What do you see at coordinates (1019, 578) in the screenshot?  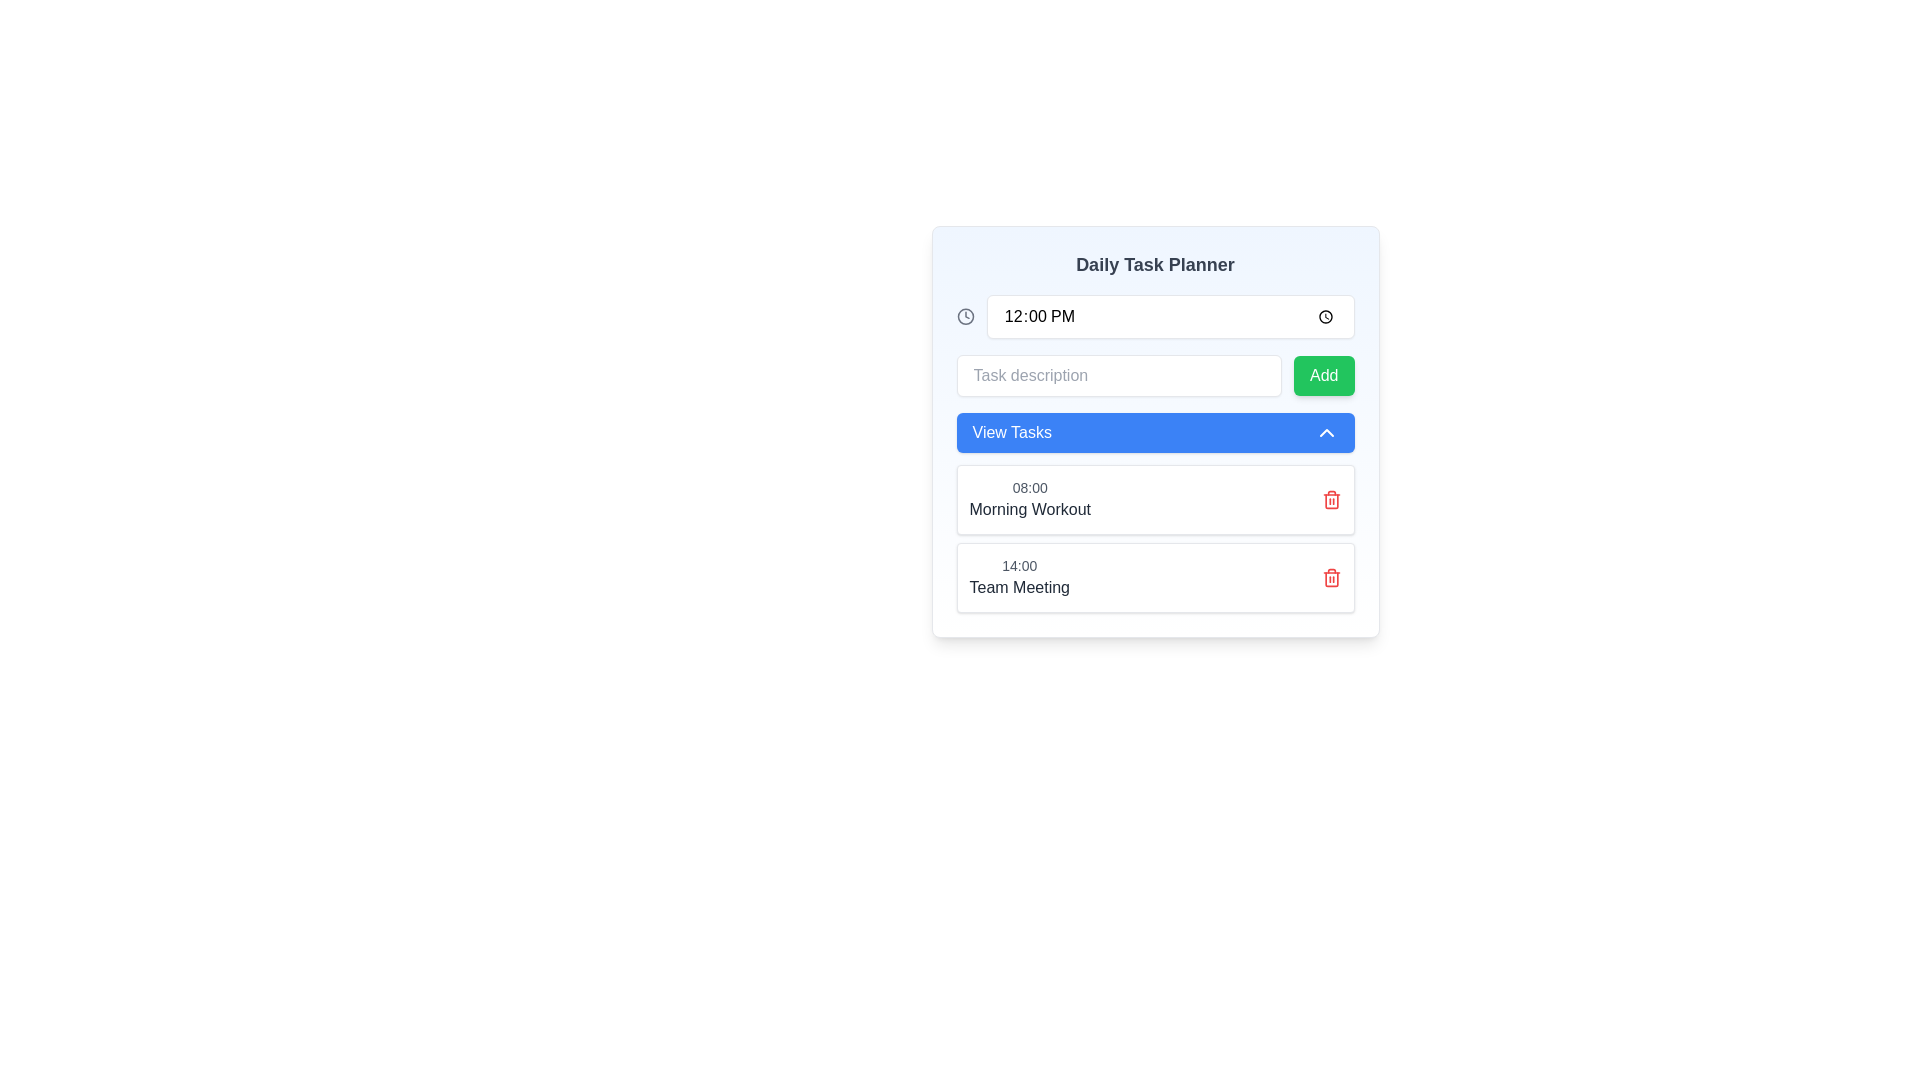 I see `the text display element representing the scheduled event 'Team Meeting' at '14:00' in the Daily Task Planner for accessibility` at bounding box center [1019, 578].